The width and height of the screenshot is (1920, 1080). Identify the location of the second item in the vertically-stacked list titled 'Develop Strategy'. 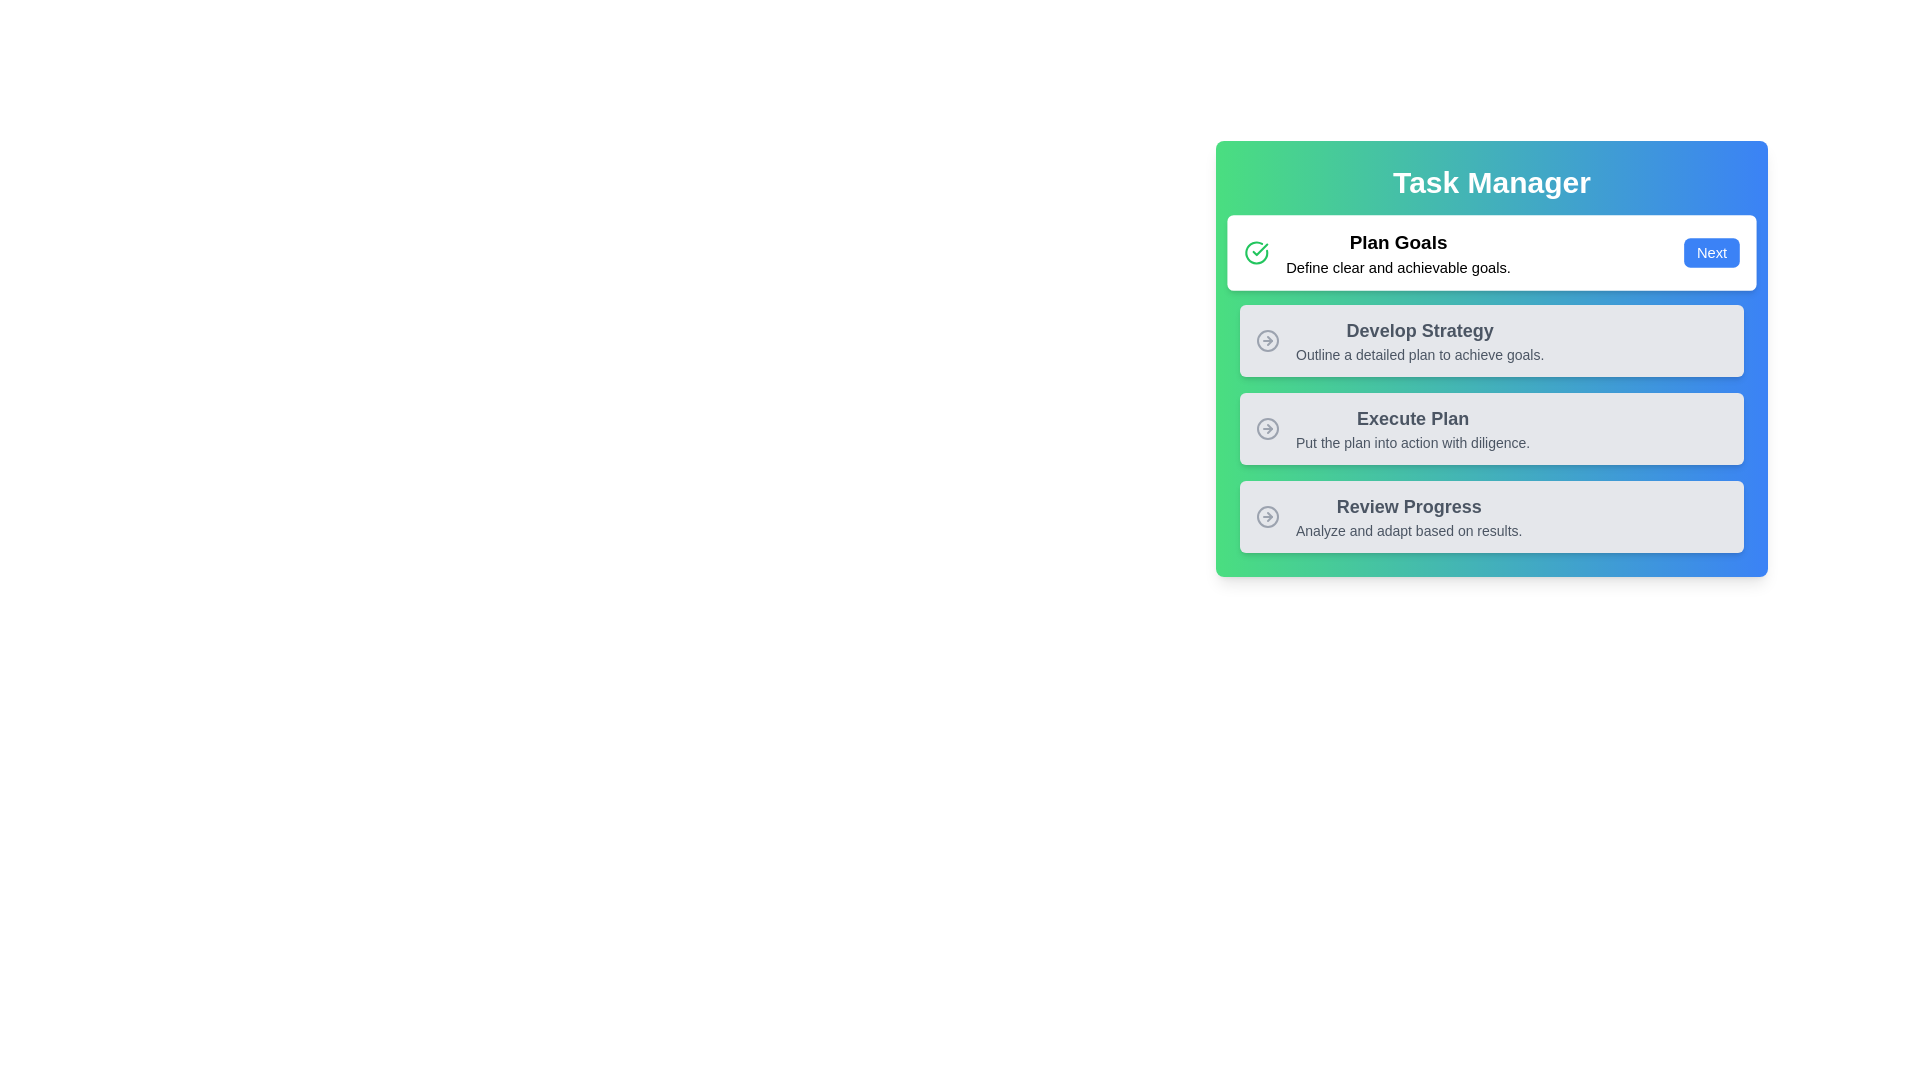
(1492, 385).